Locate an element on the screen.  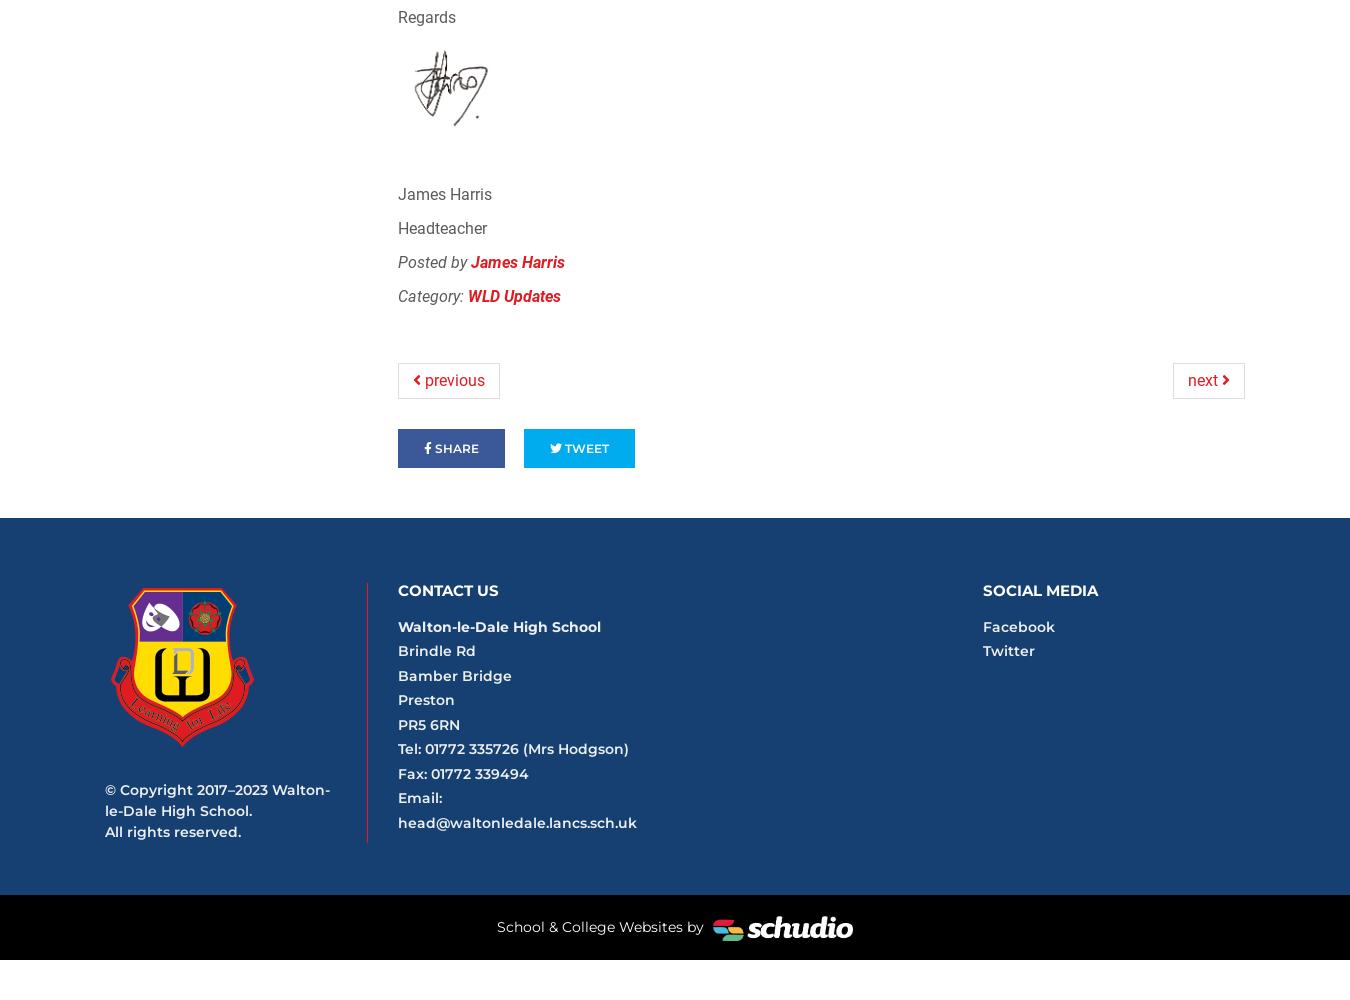
'Headteacher' is located at coordinates (397, 227).